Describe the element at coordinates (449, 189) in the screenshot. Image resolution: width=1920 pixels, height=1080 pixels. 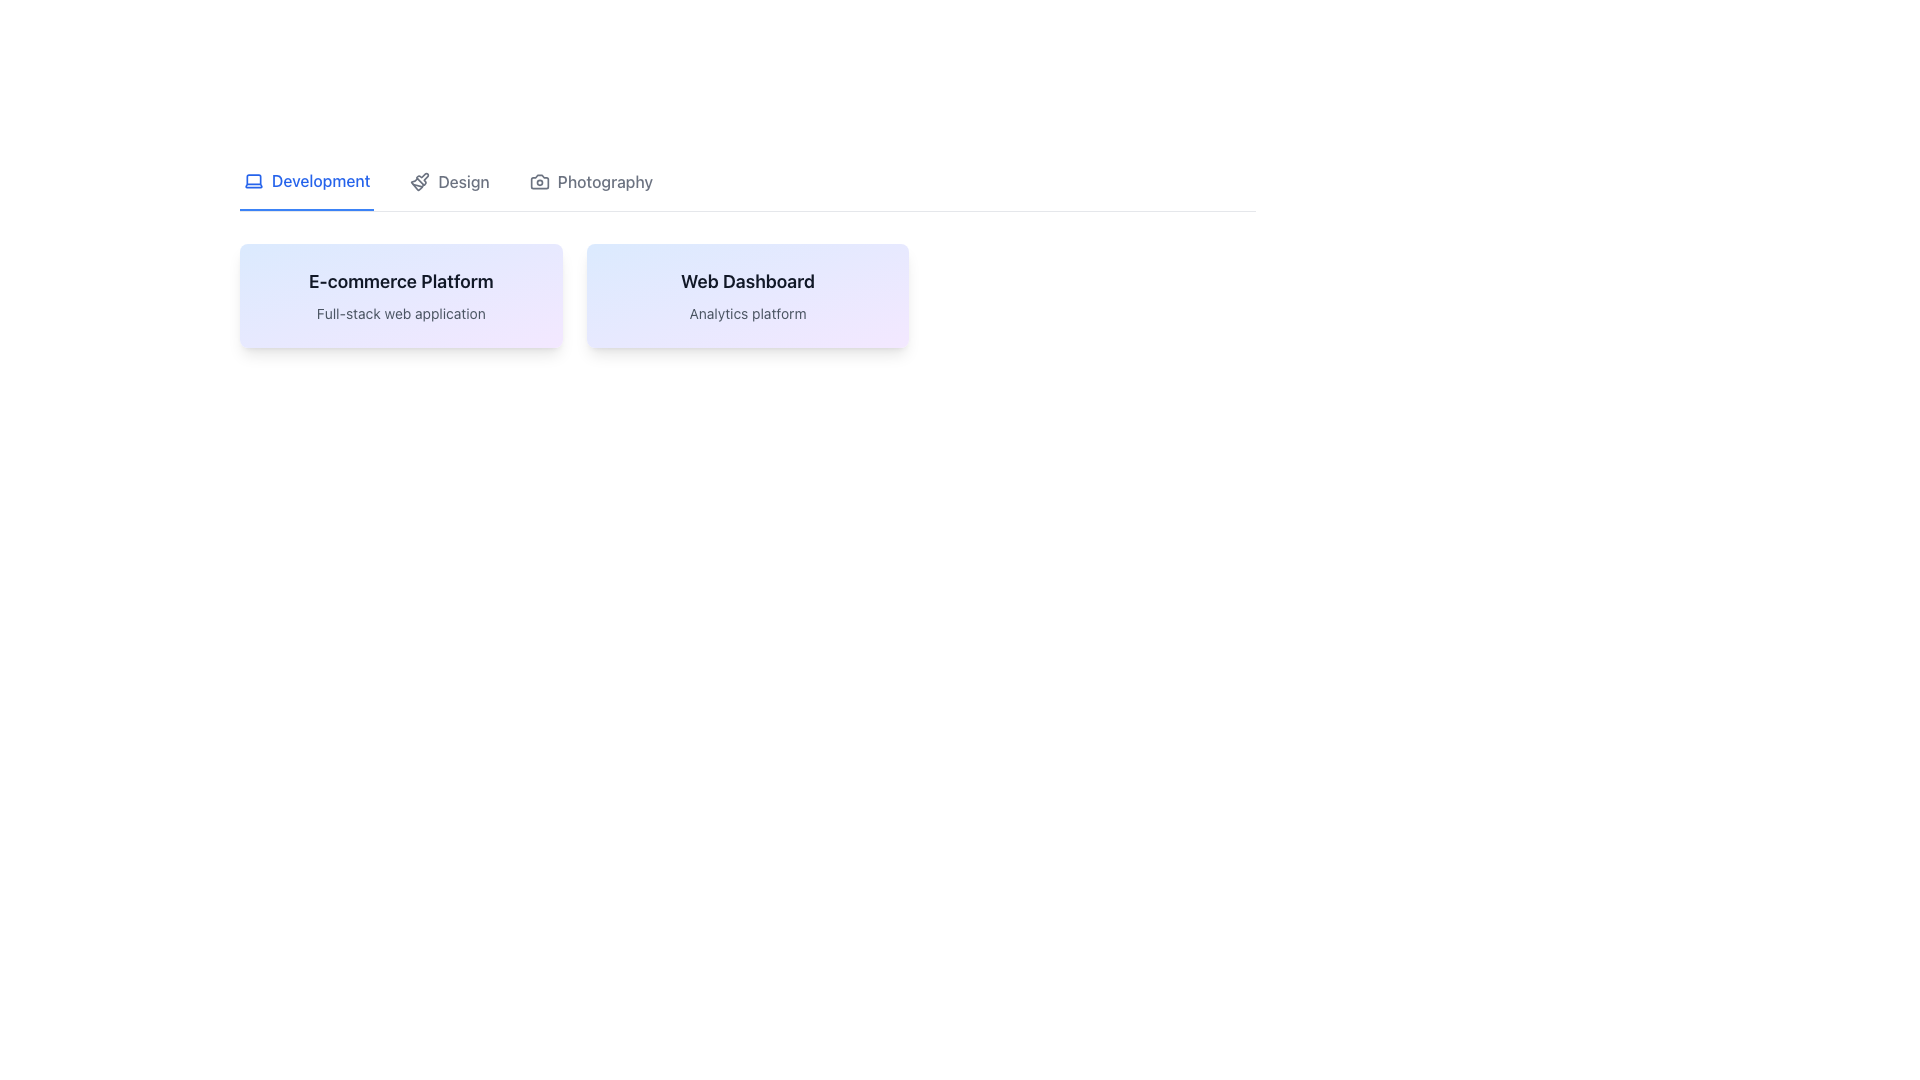
I see `the navigational button for the 'Design' section, which is the second item in the horizontal navigation panel` at that location.